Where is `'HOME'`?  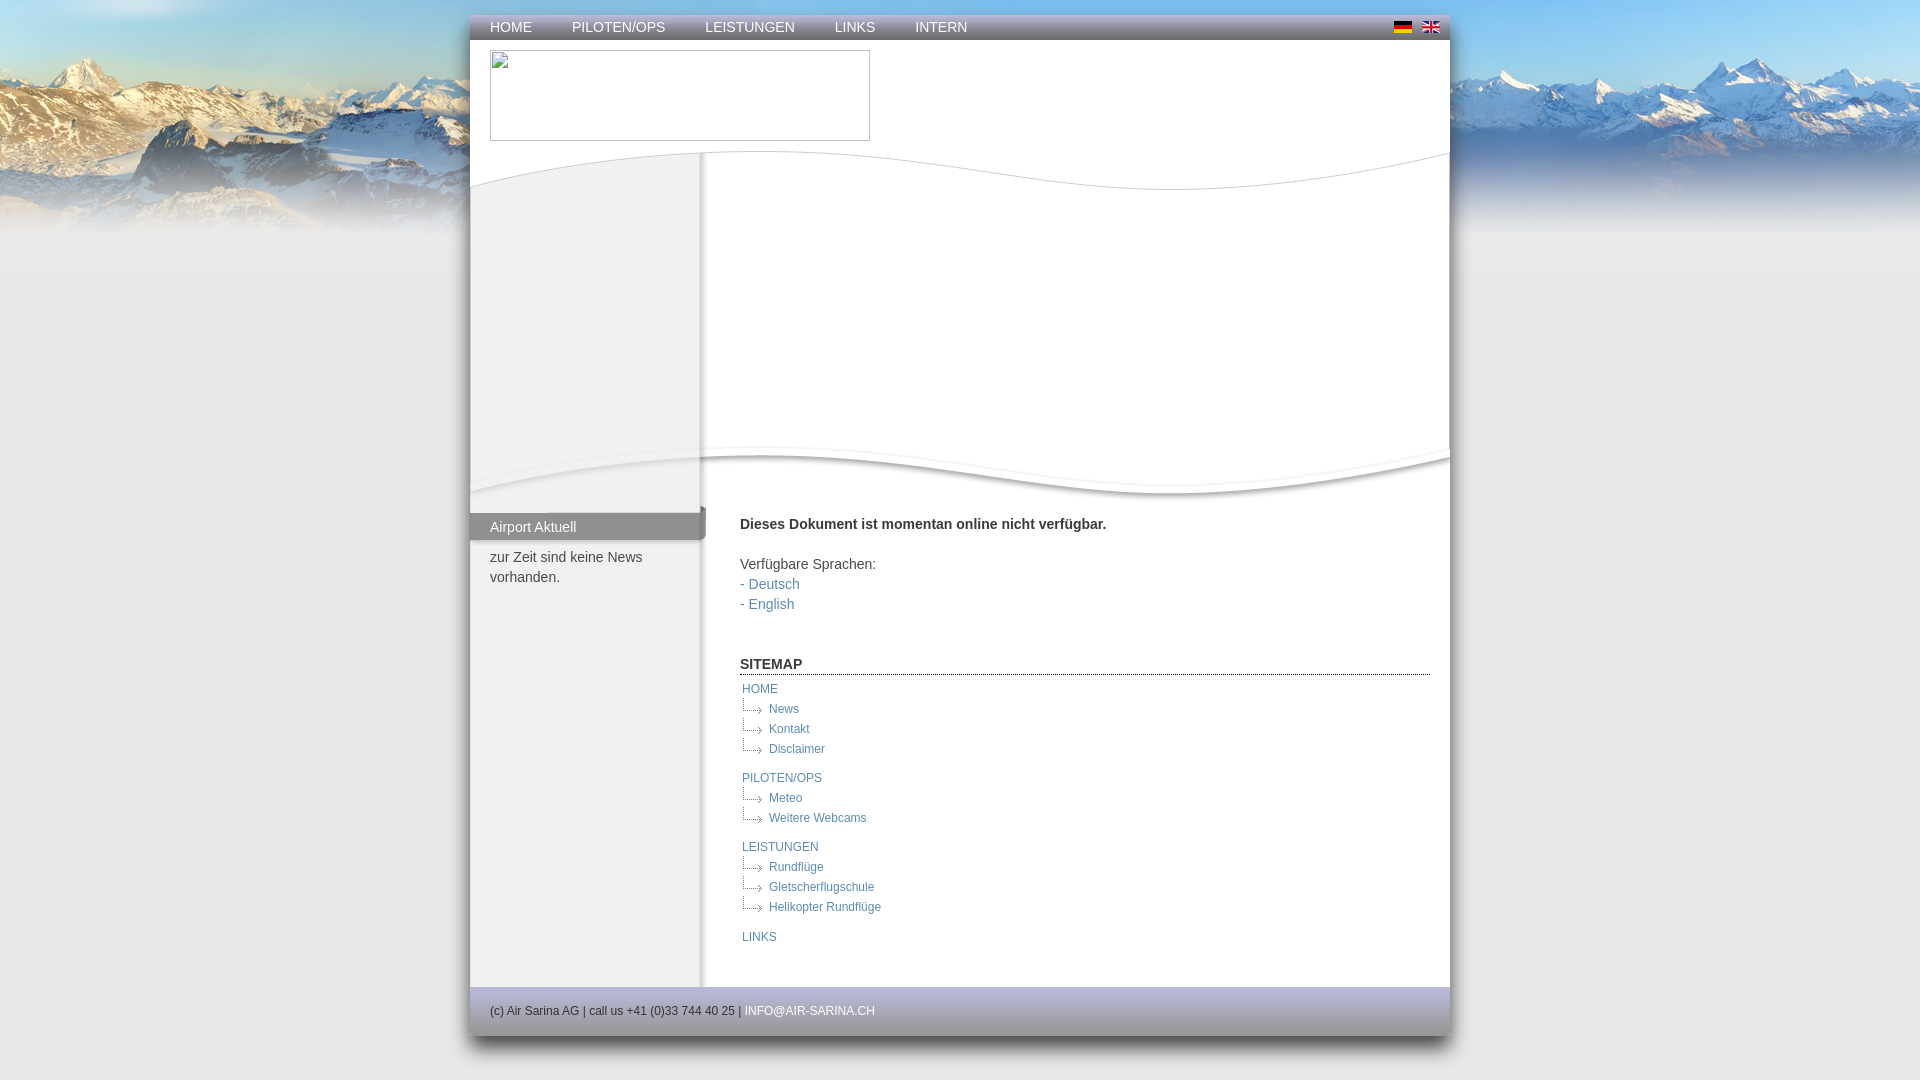 'HOME' is located at coordinates (738, 688).